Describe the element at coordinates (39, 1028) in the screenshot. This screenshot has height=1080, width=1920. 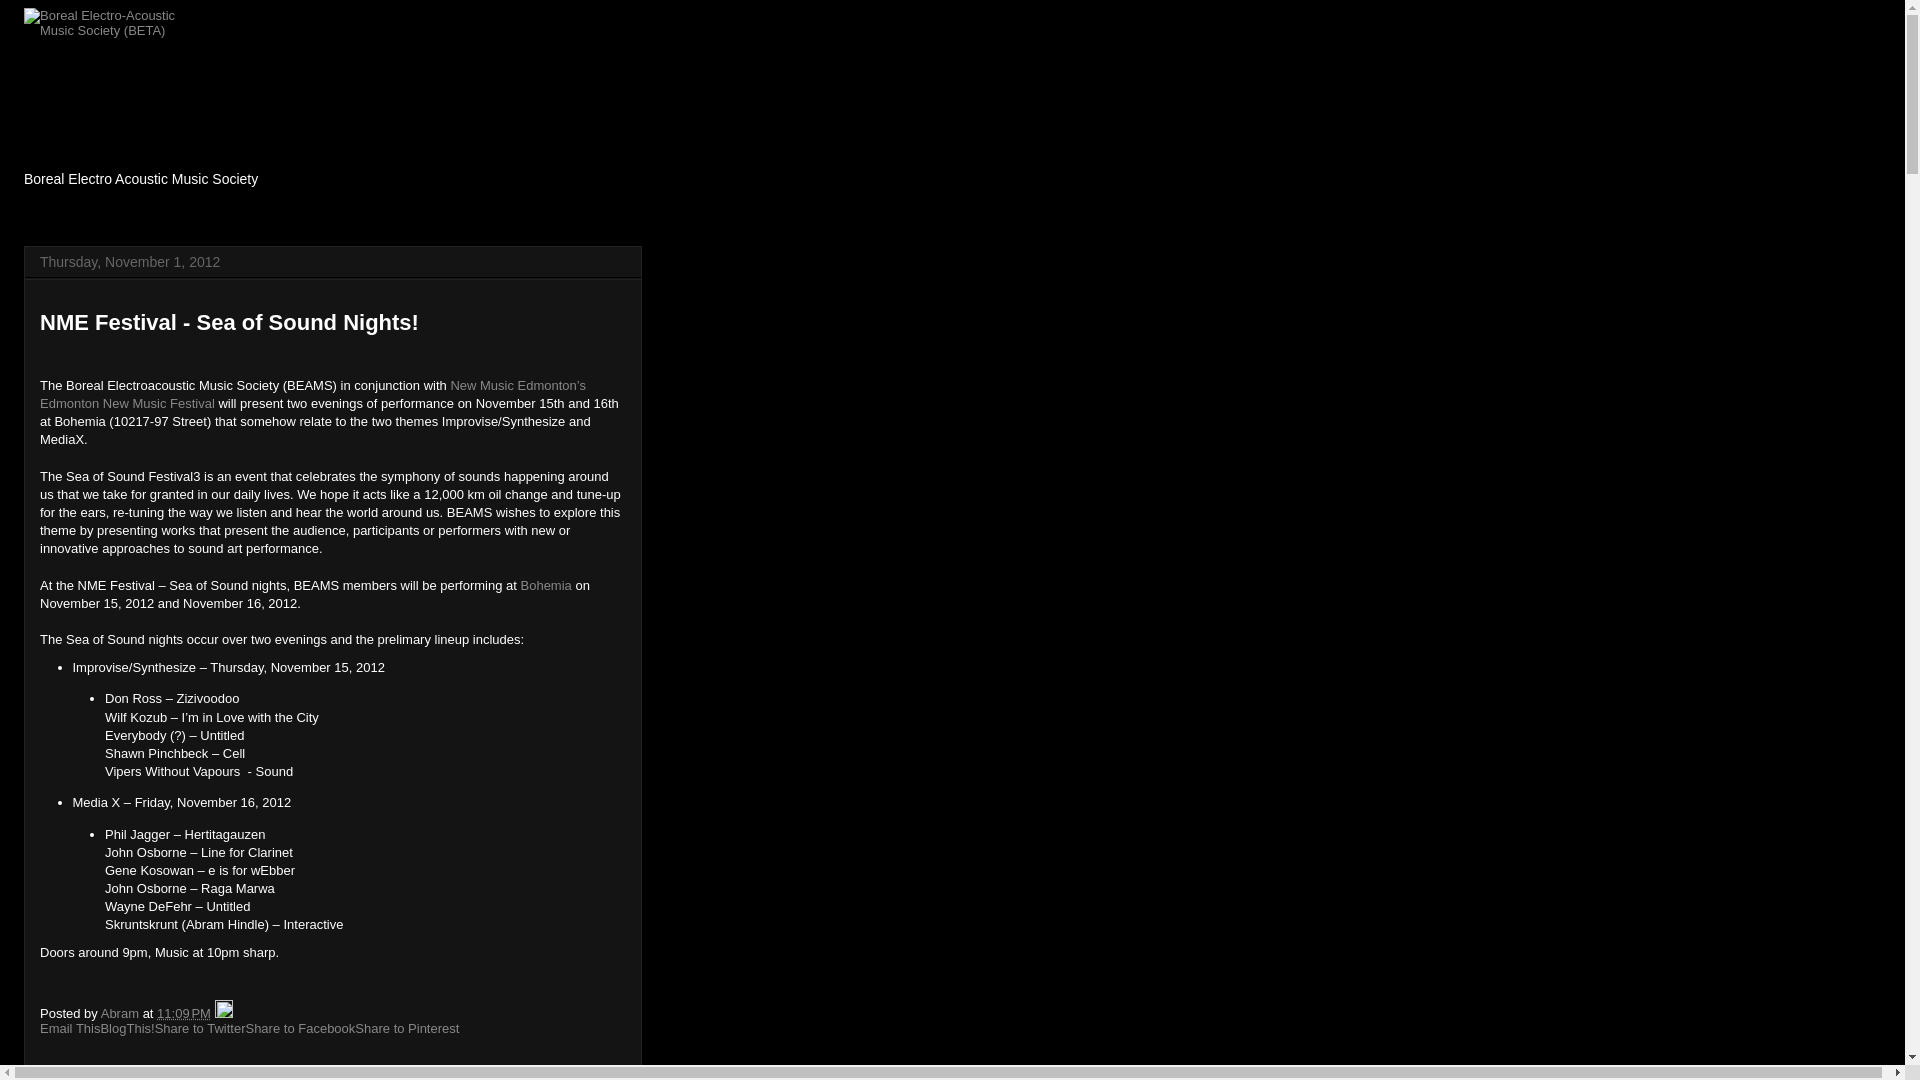
I see `'Email This'` at that location.